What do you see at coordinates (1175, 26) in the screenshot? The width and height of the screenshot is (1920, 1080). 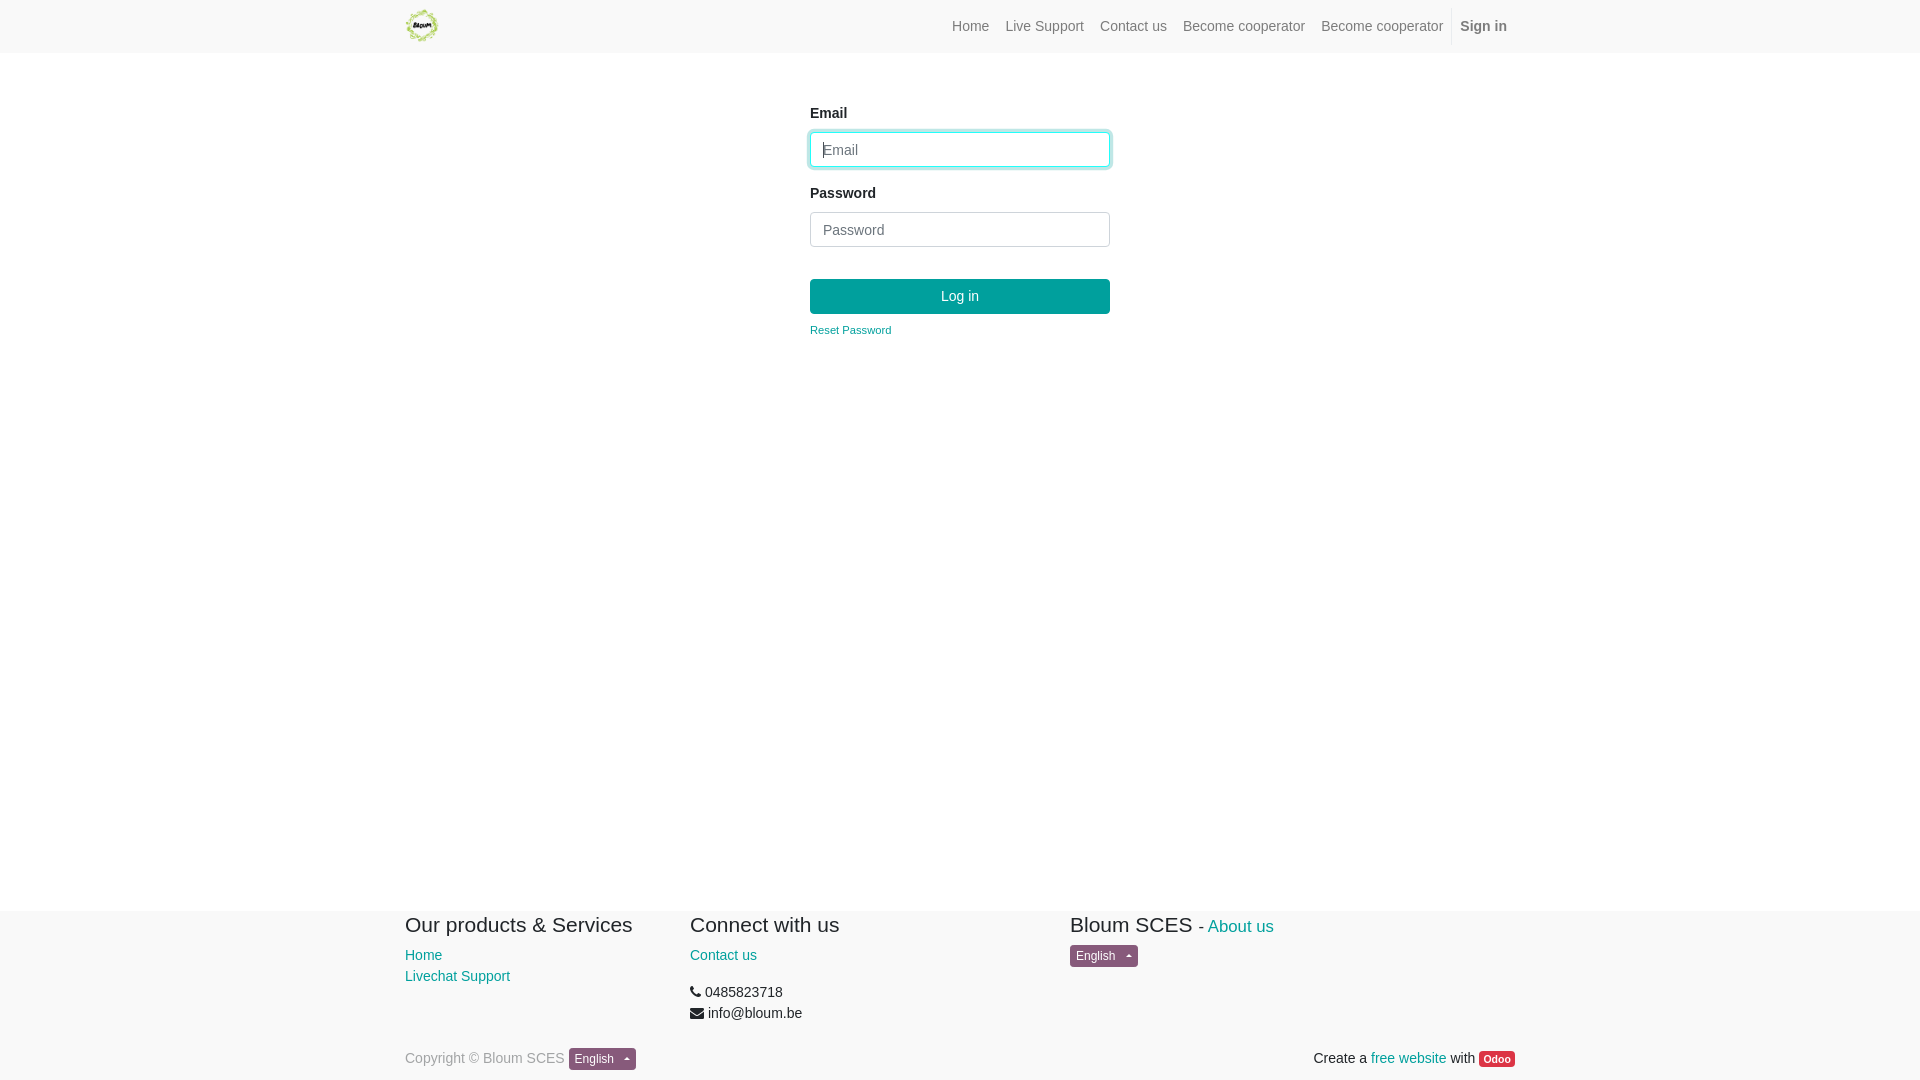 I see `'Become cooperator'` at bounding box center [1175, 26].